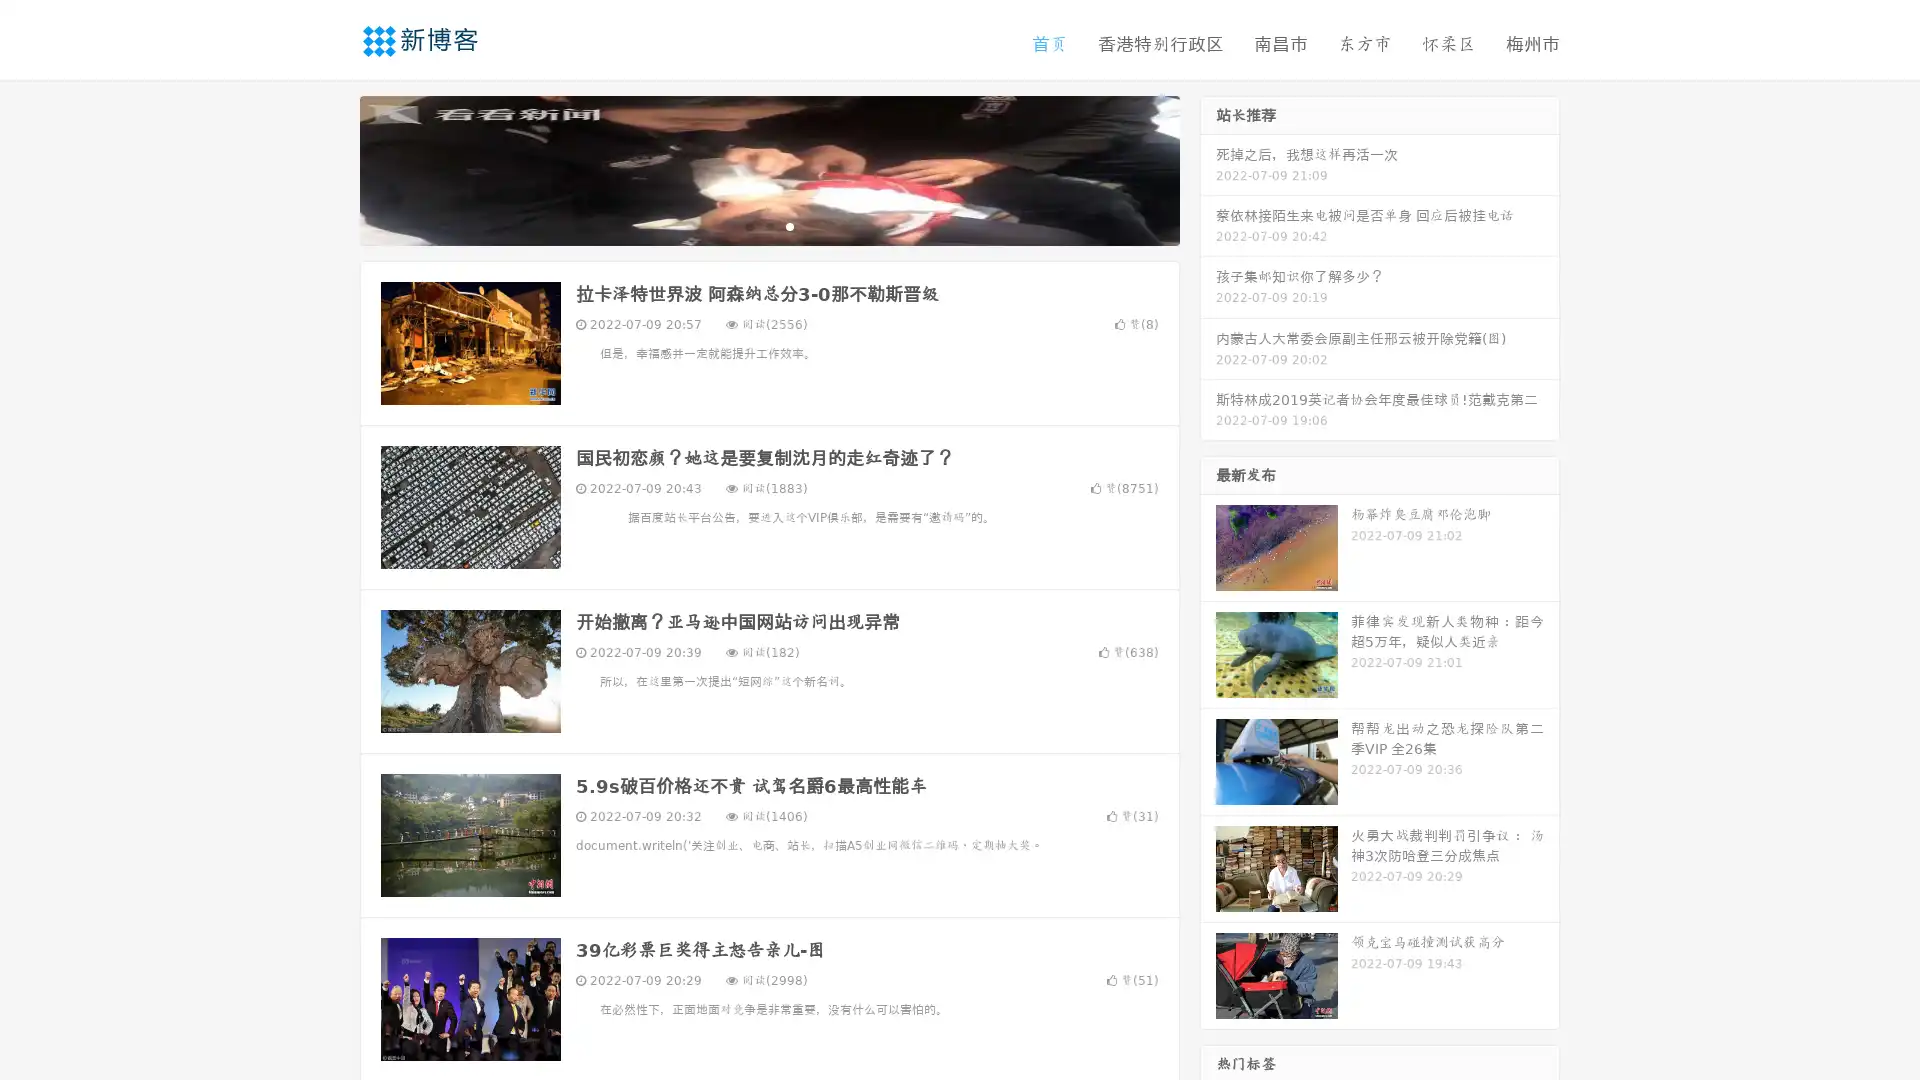 This screenshot has width=1920, height=1080. I want to click on Previous slide, so click(330, 168).